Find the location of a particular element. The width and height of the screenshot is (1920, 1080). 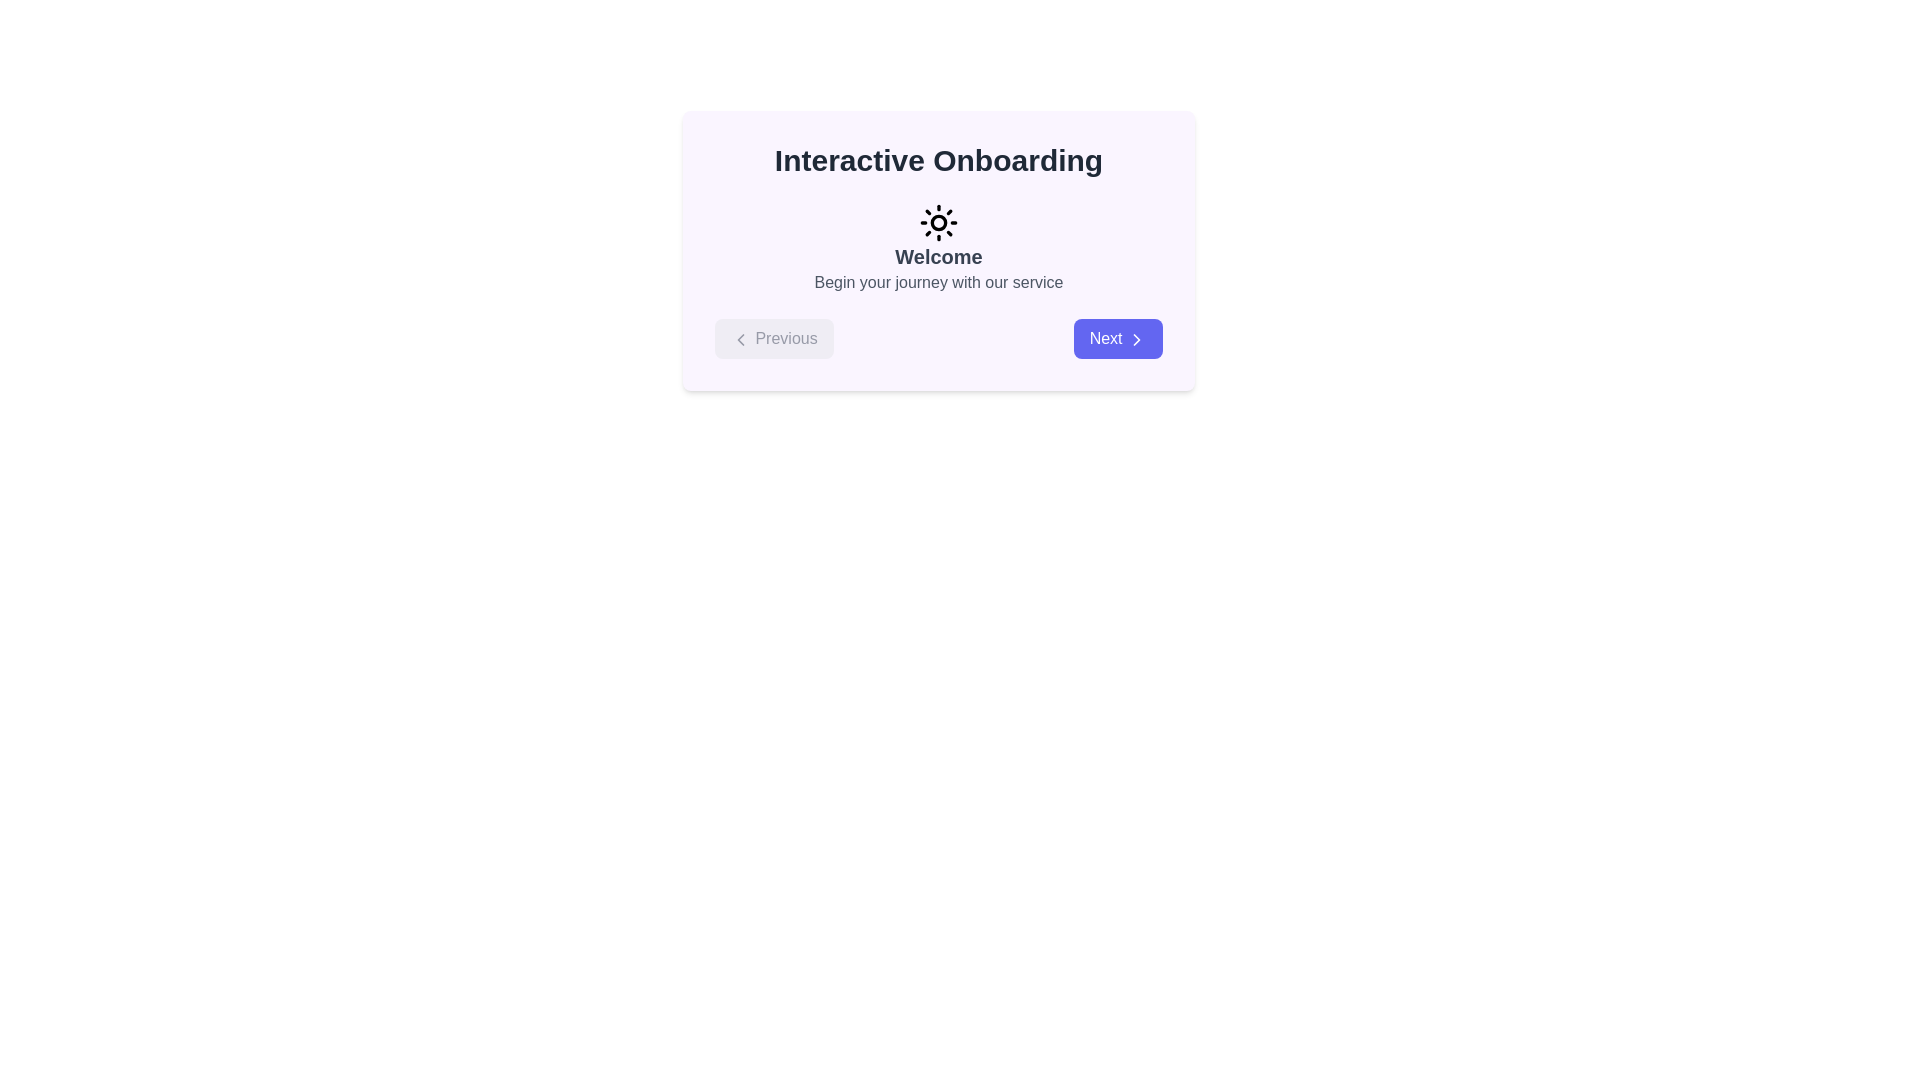

the chevron icon indicating the forward action within the 'Next' button, located in the bottom-right corner of the card layout for keyboard navigation is located at coordinates (1137, 338).